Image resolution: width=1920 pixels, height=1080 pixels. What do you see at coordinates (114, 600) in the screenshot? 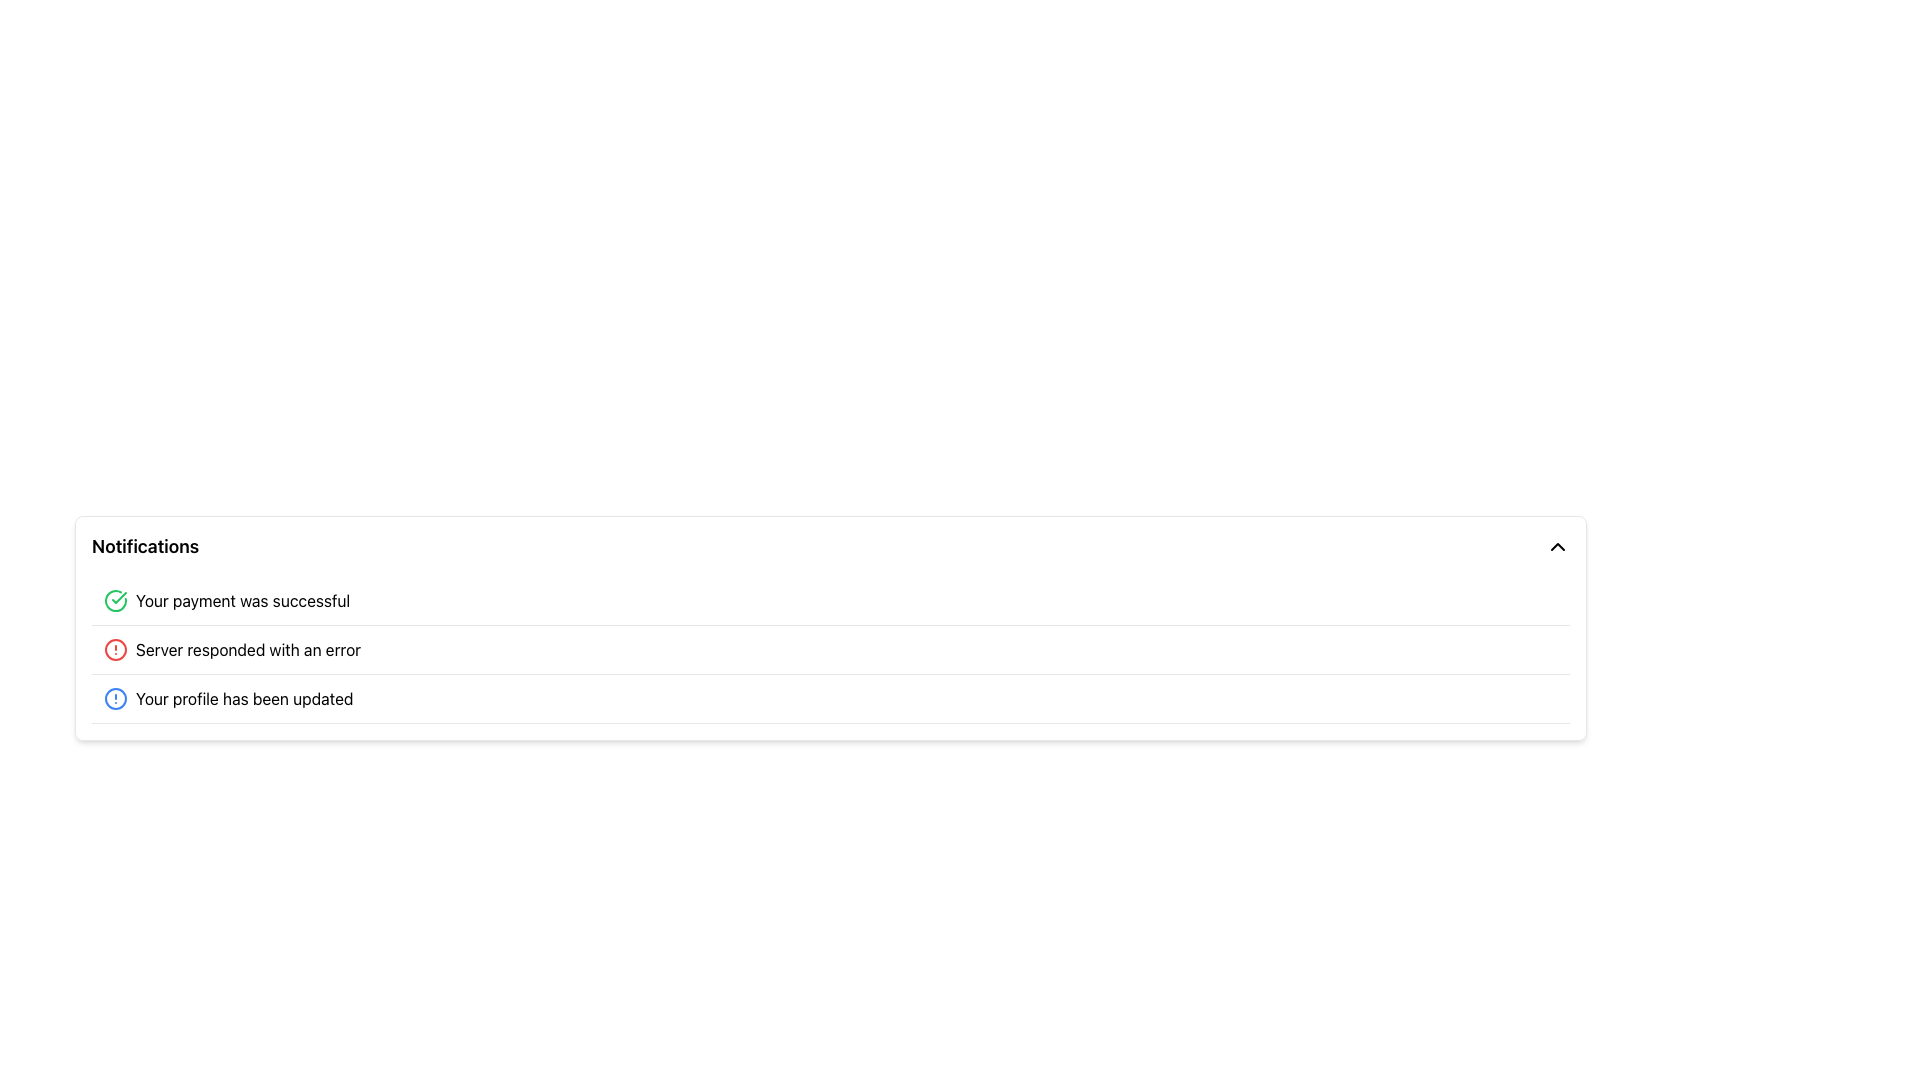
I see `the green circle icon with a checkmark that indicates success, which is located to the left of the notification message 'Your payment was successful.'` at bounding box center [114, 600].